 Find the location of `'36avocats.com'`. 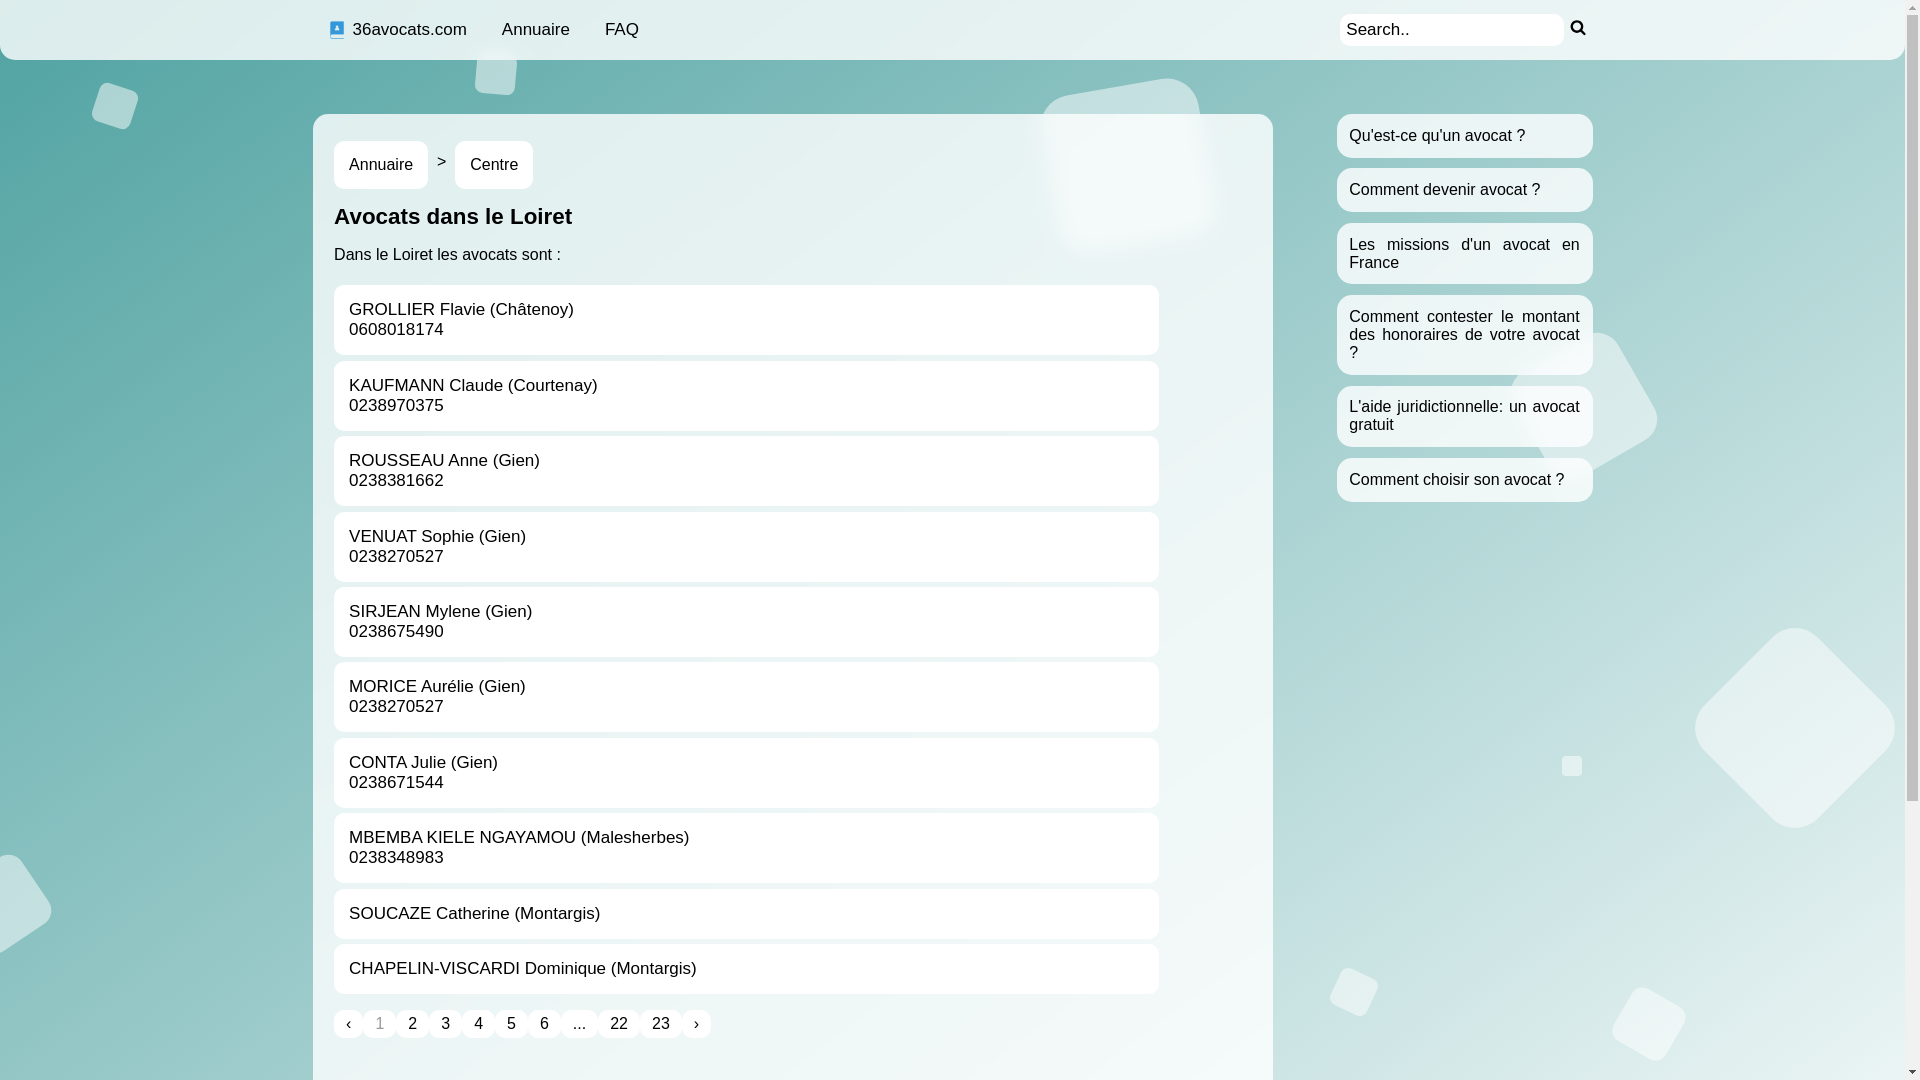

'36avocats.com' is located at coordinates (396, 30).